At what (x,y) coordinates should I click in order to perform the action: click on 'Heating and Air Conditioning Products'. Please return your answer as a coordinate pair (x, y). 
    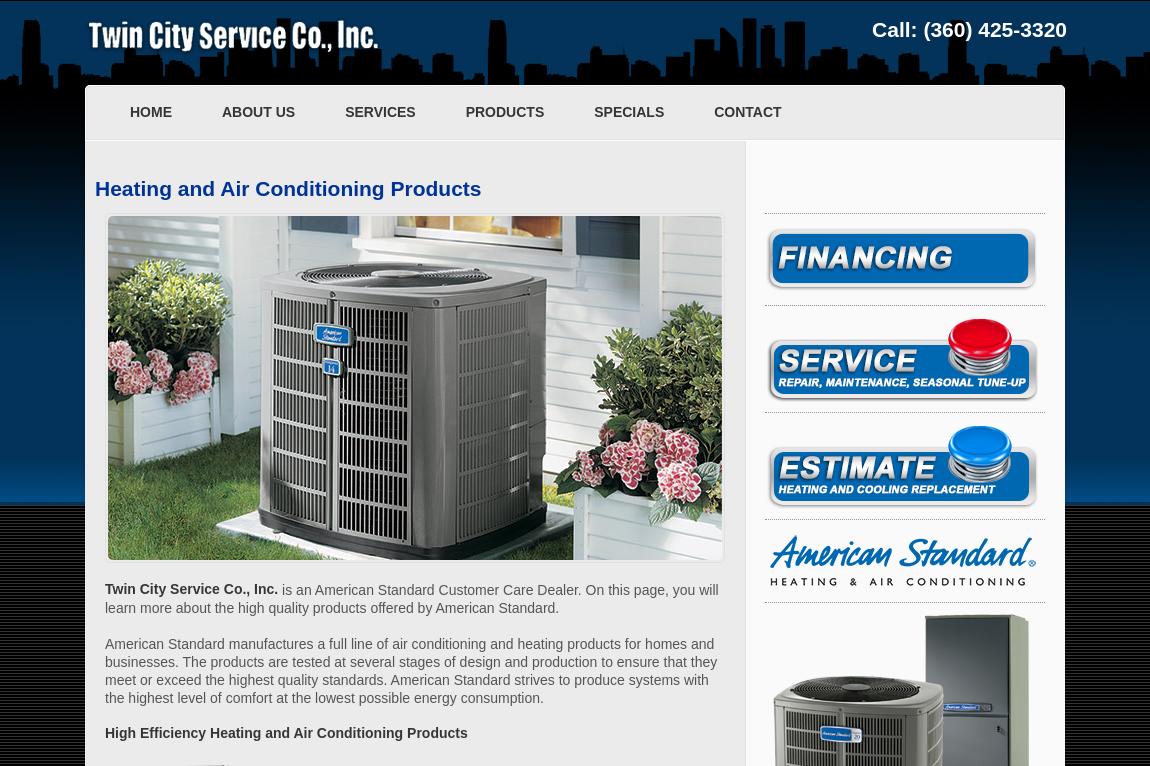
    Looking at the image, I should click on (286, 187).